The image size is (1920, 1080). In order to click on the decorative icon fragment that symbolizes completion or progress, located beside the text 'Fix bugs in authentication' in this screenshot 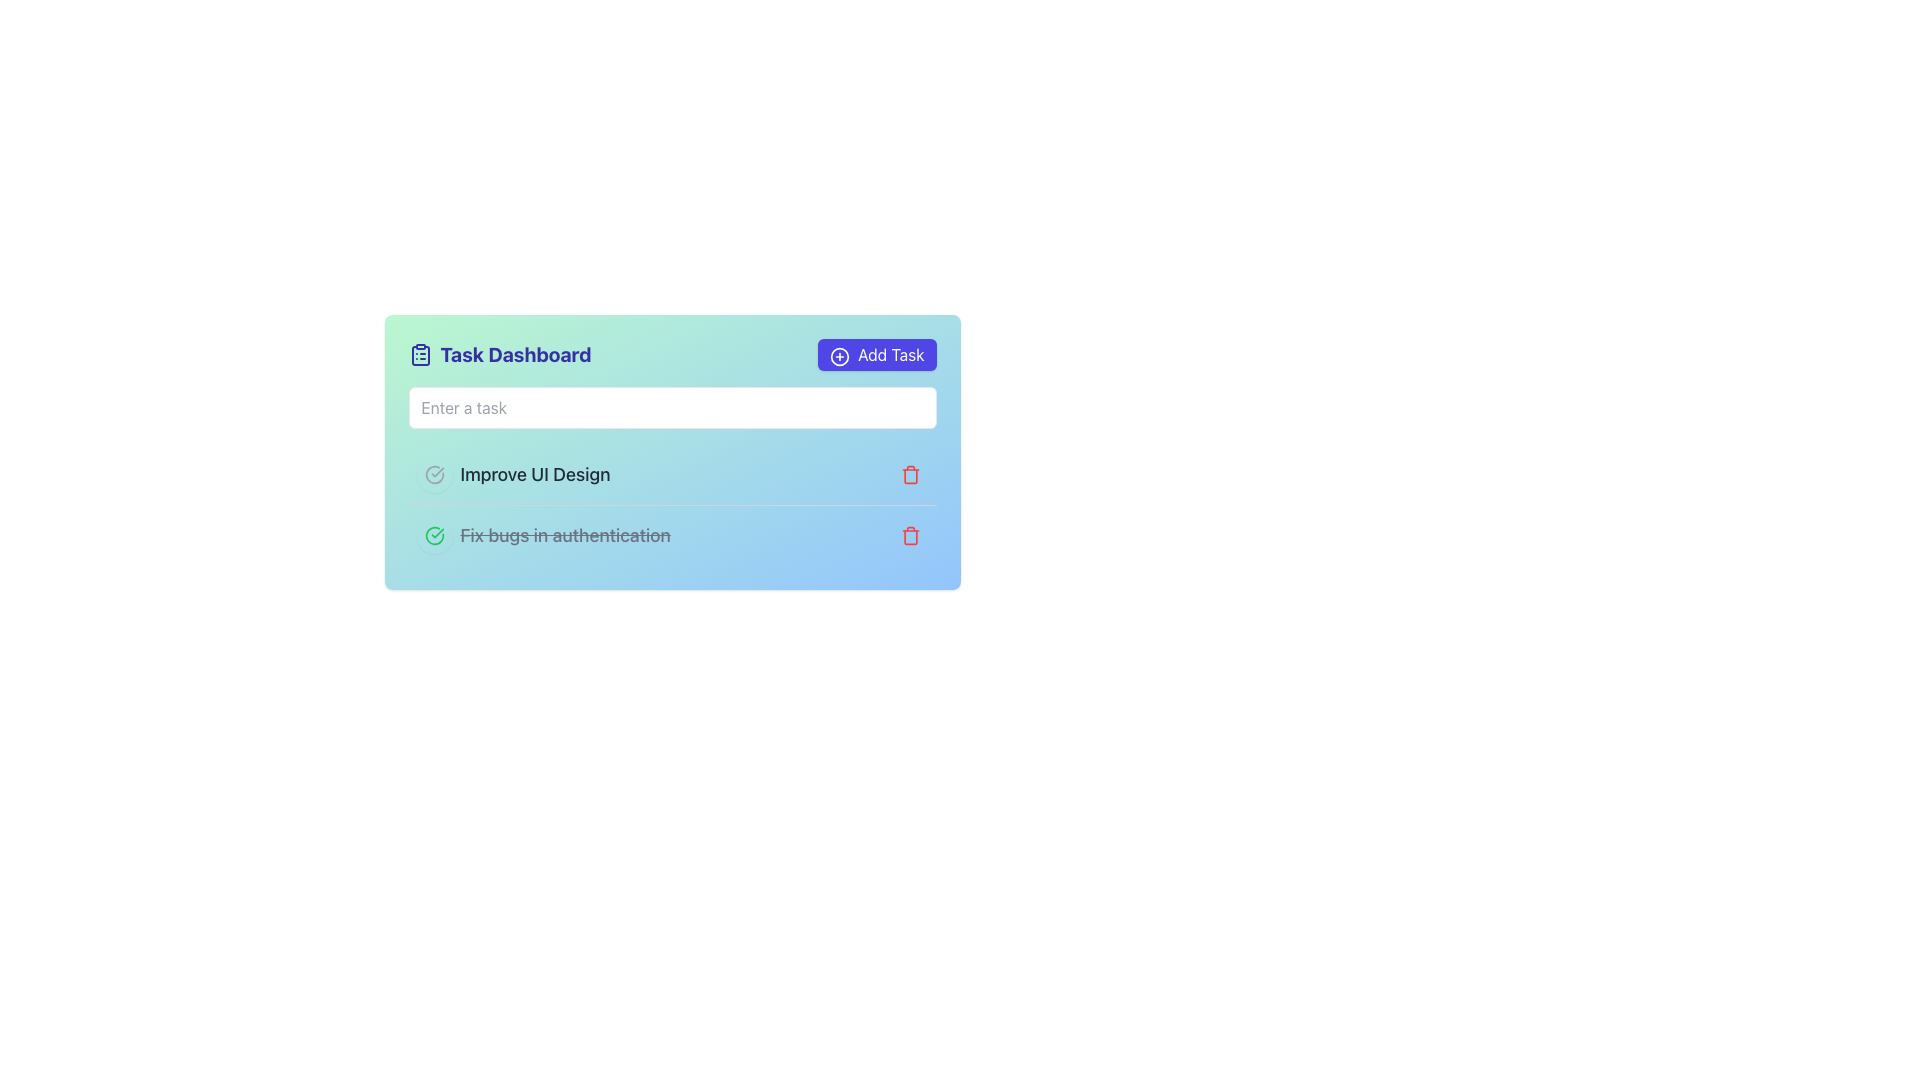, I will do `click(433, 474)`.